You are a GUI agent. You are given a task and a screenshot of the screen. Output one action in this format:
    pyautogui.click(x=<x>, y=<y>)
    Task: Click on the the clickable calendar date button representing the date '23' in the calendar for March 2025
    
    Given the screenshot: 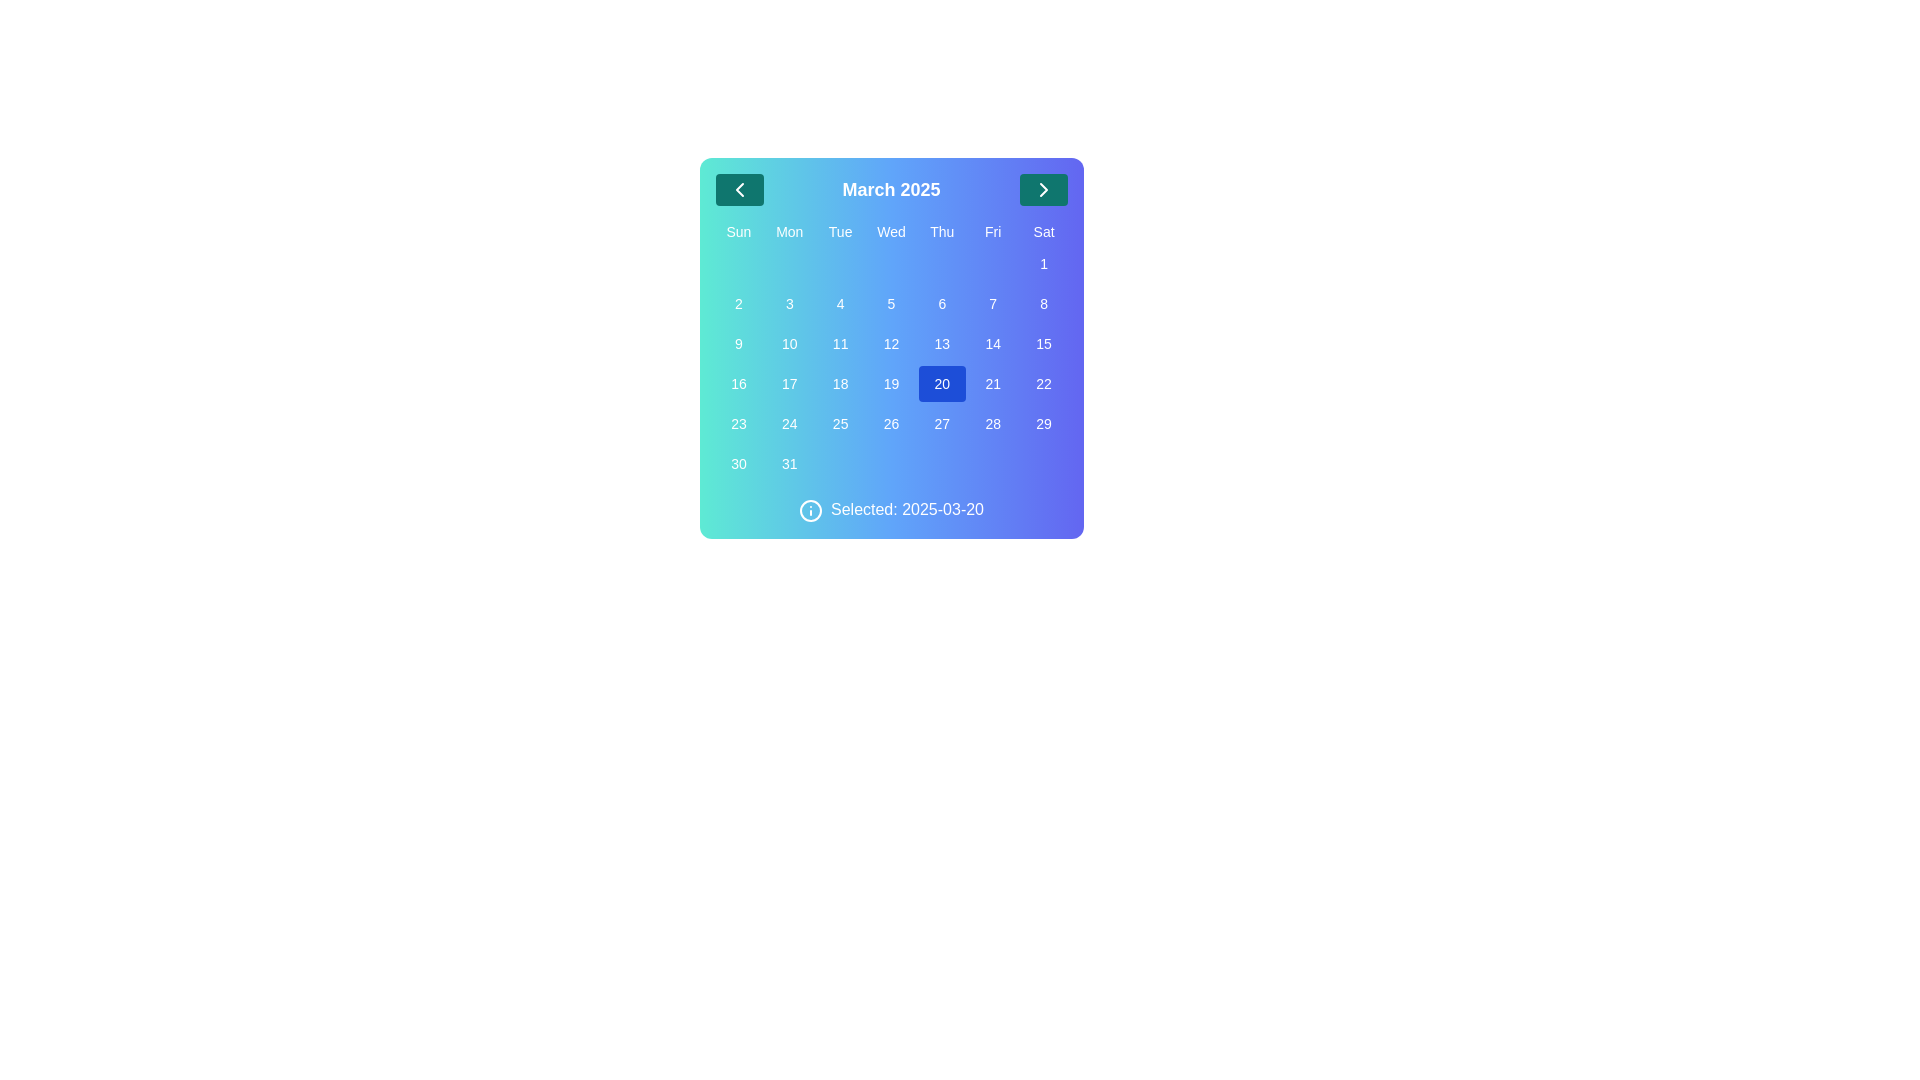 What is the action you would take?
    pyautogui.click(x=738, y=423)
    